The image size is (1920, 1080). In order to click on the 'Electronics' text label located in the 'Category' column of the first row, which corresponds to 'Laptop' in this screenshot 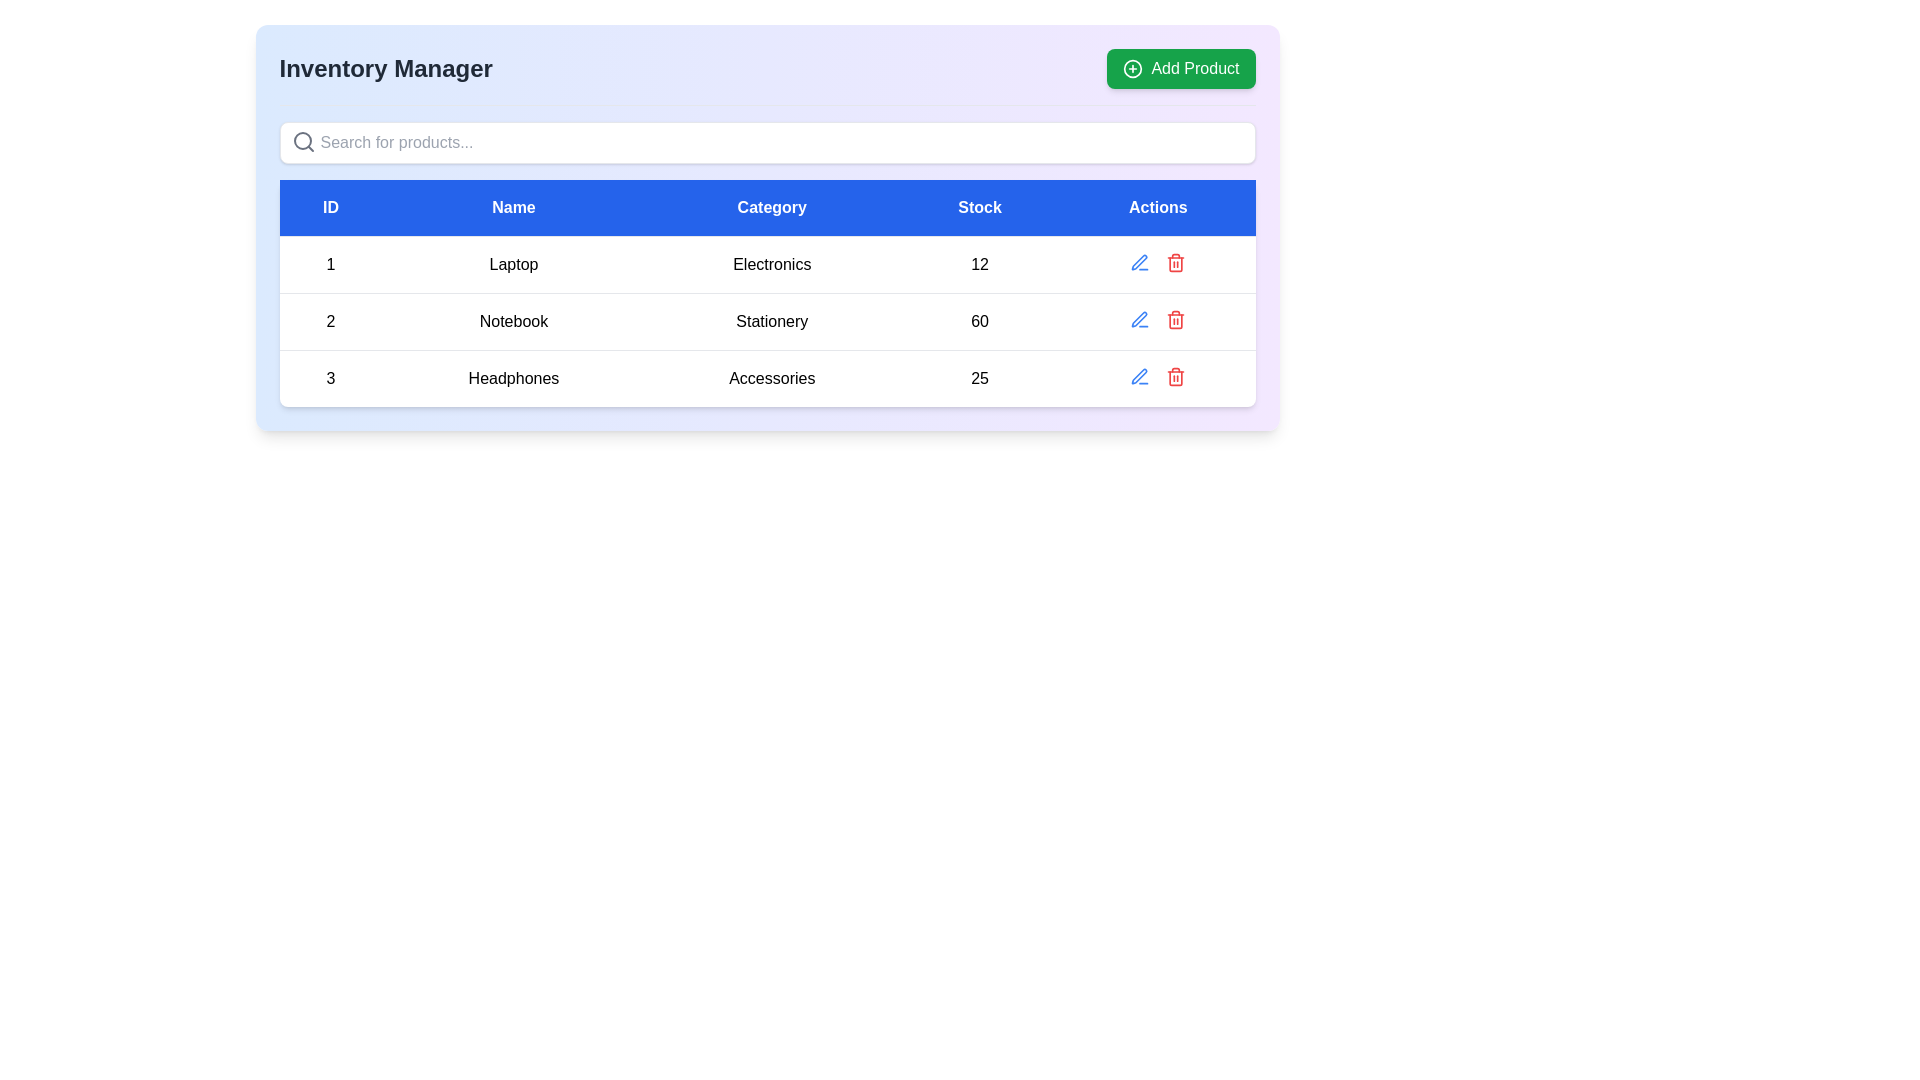, I will do `click(771, 264)`.